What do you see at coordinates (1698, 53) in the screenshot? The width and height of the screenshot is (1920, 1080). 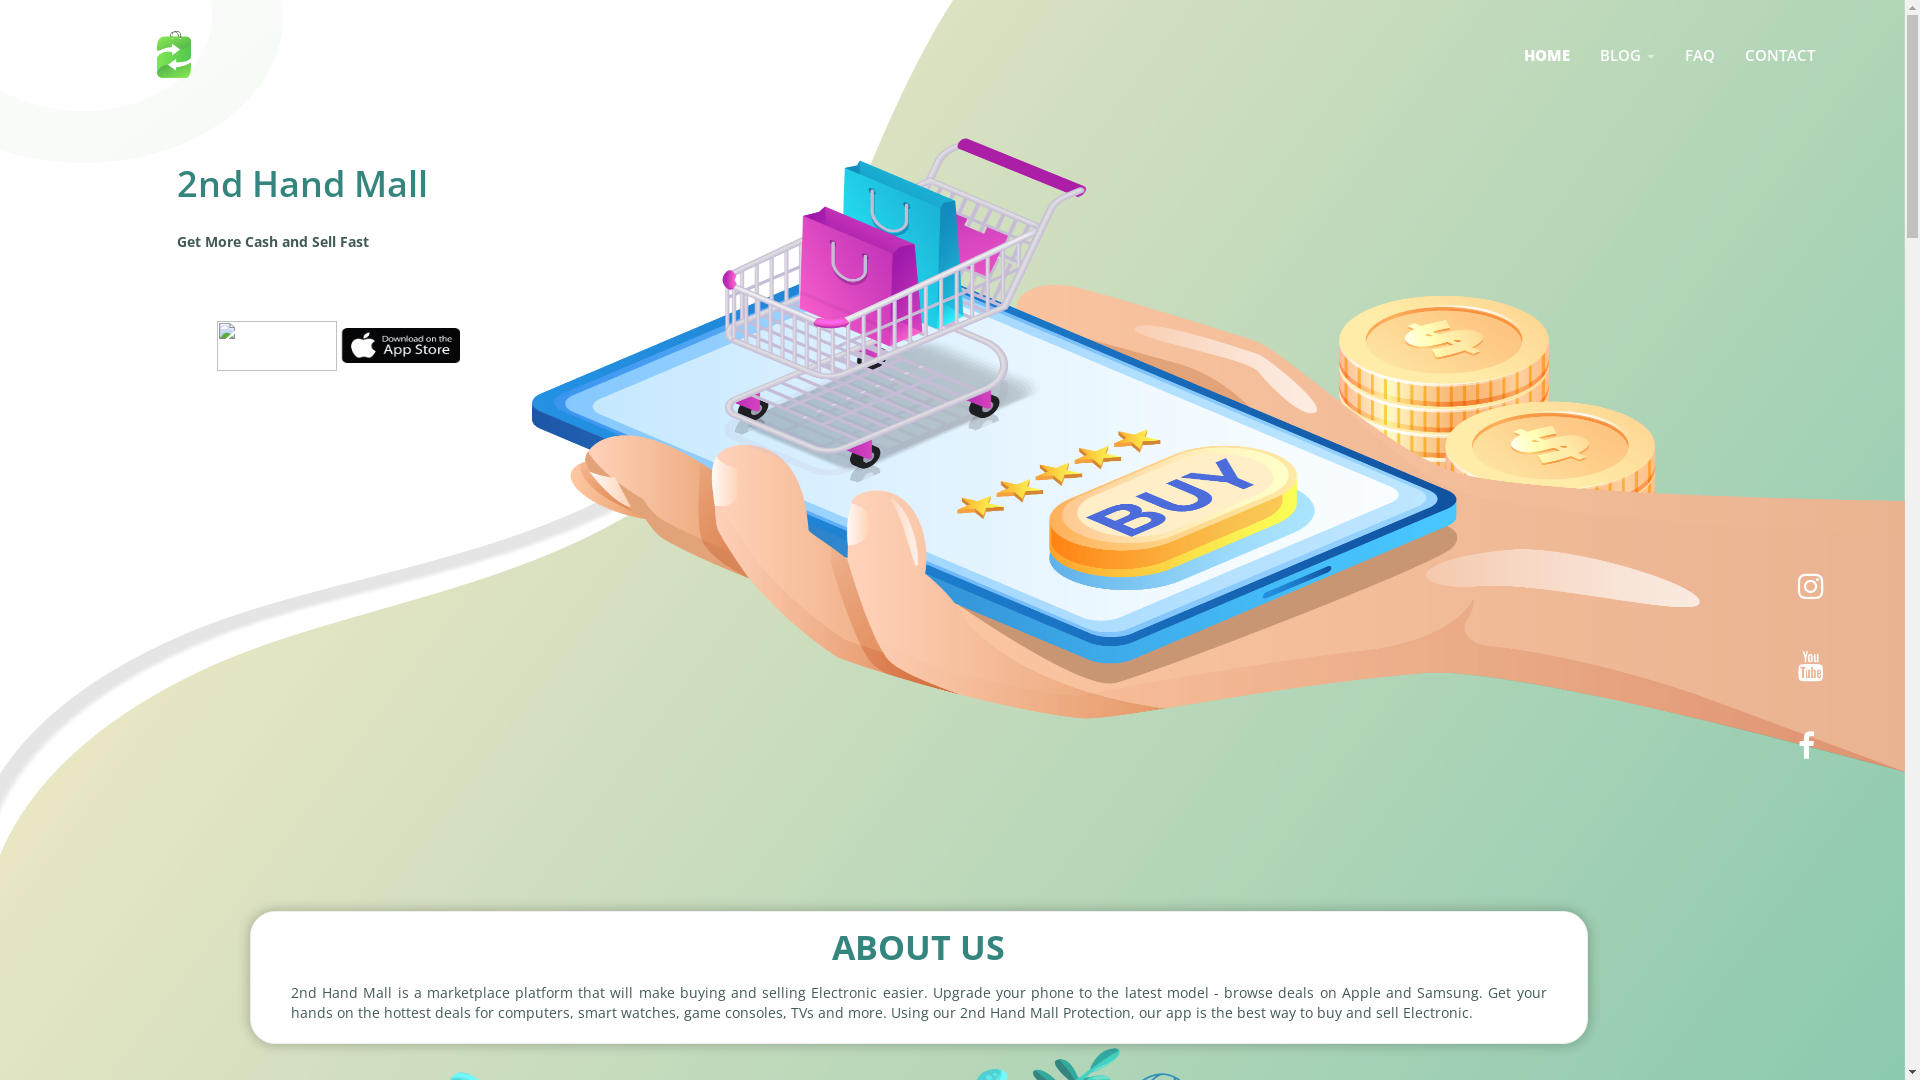 I see `'FAQ'` at bounding box center [1698, 53].